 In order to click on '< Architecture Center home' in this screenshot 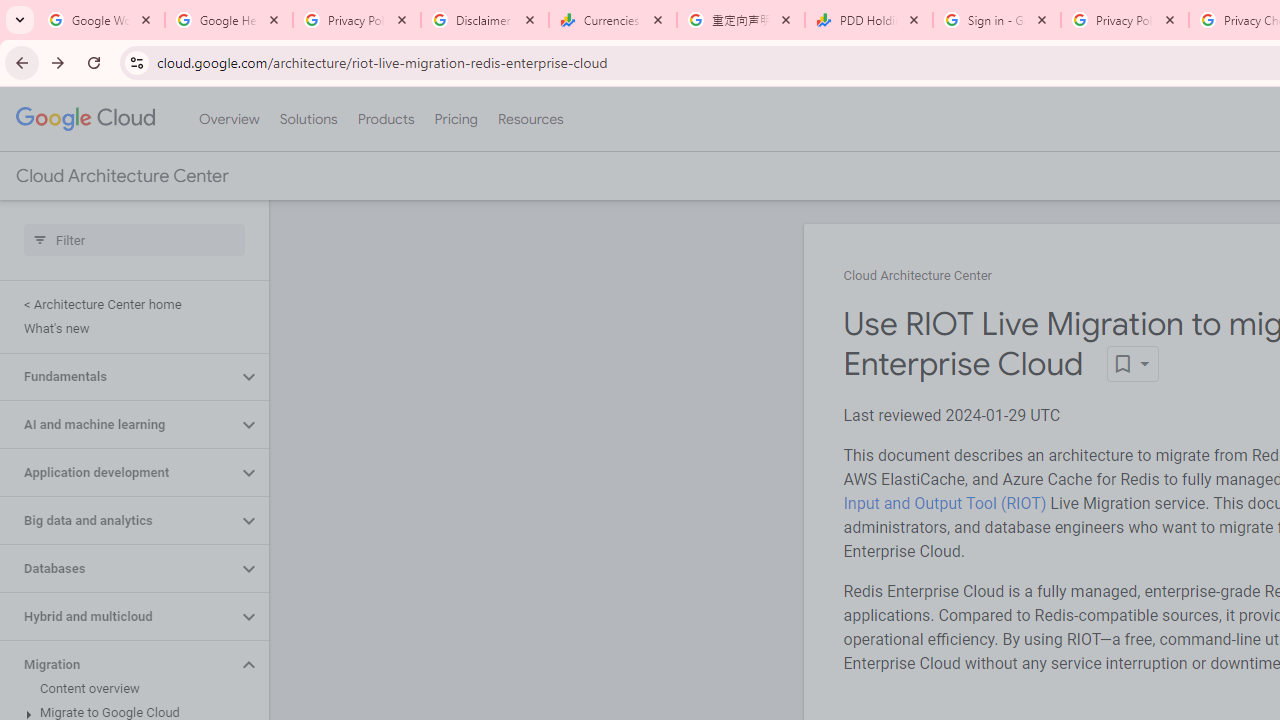, I will do `click(129, 304)`.